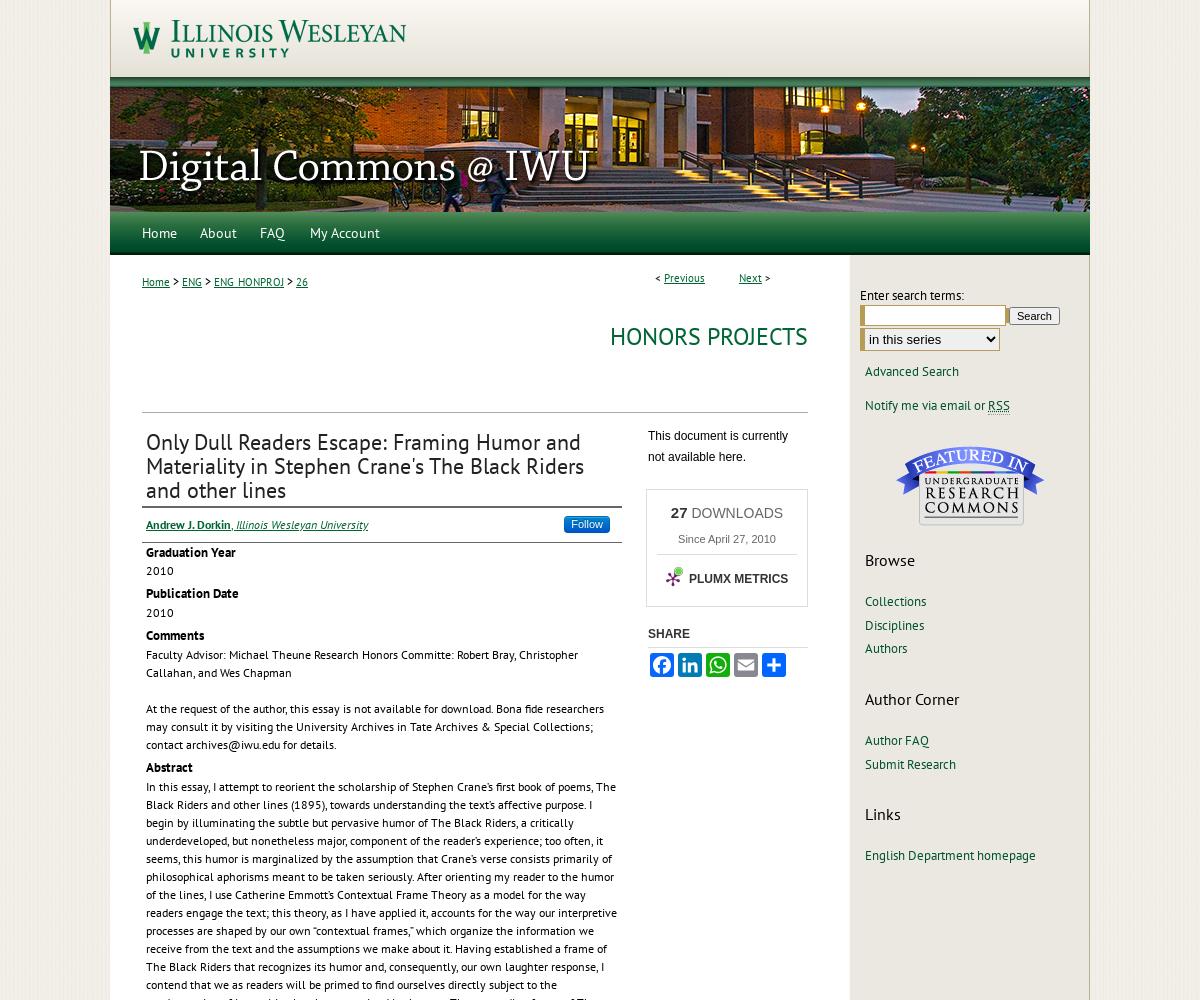  I want to click on 'Enter search terms:', so click(912, 295).